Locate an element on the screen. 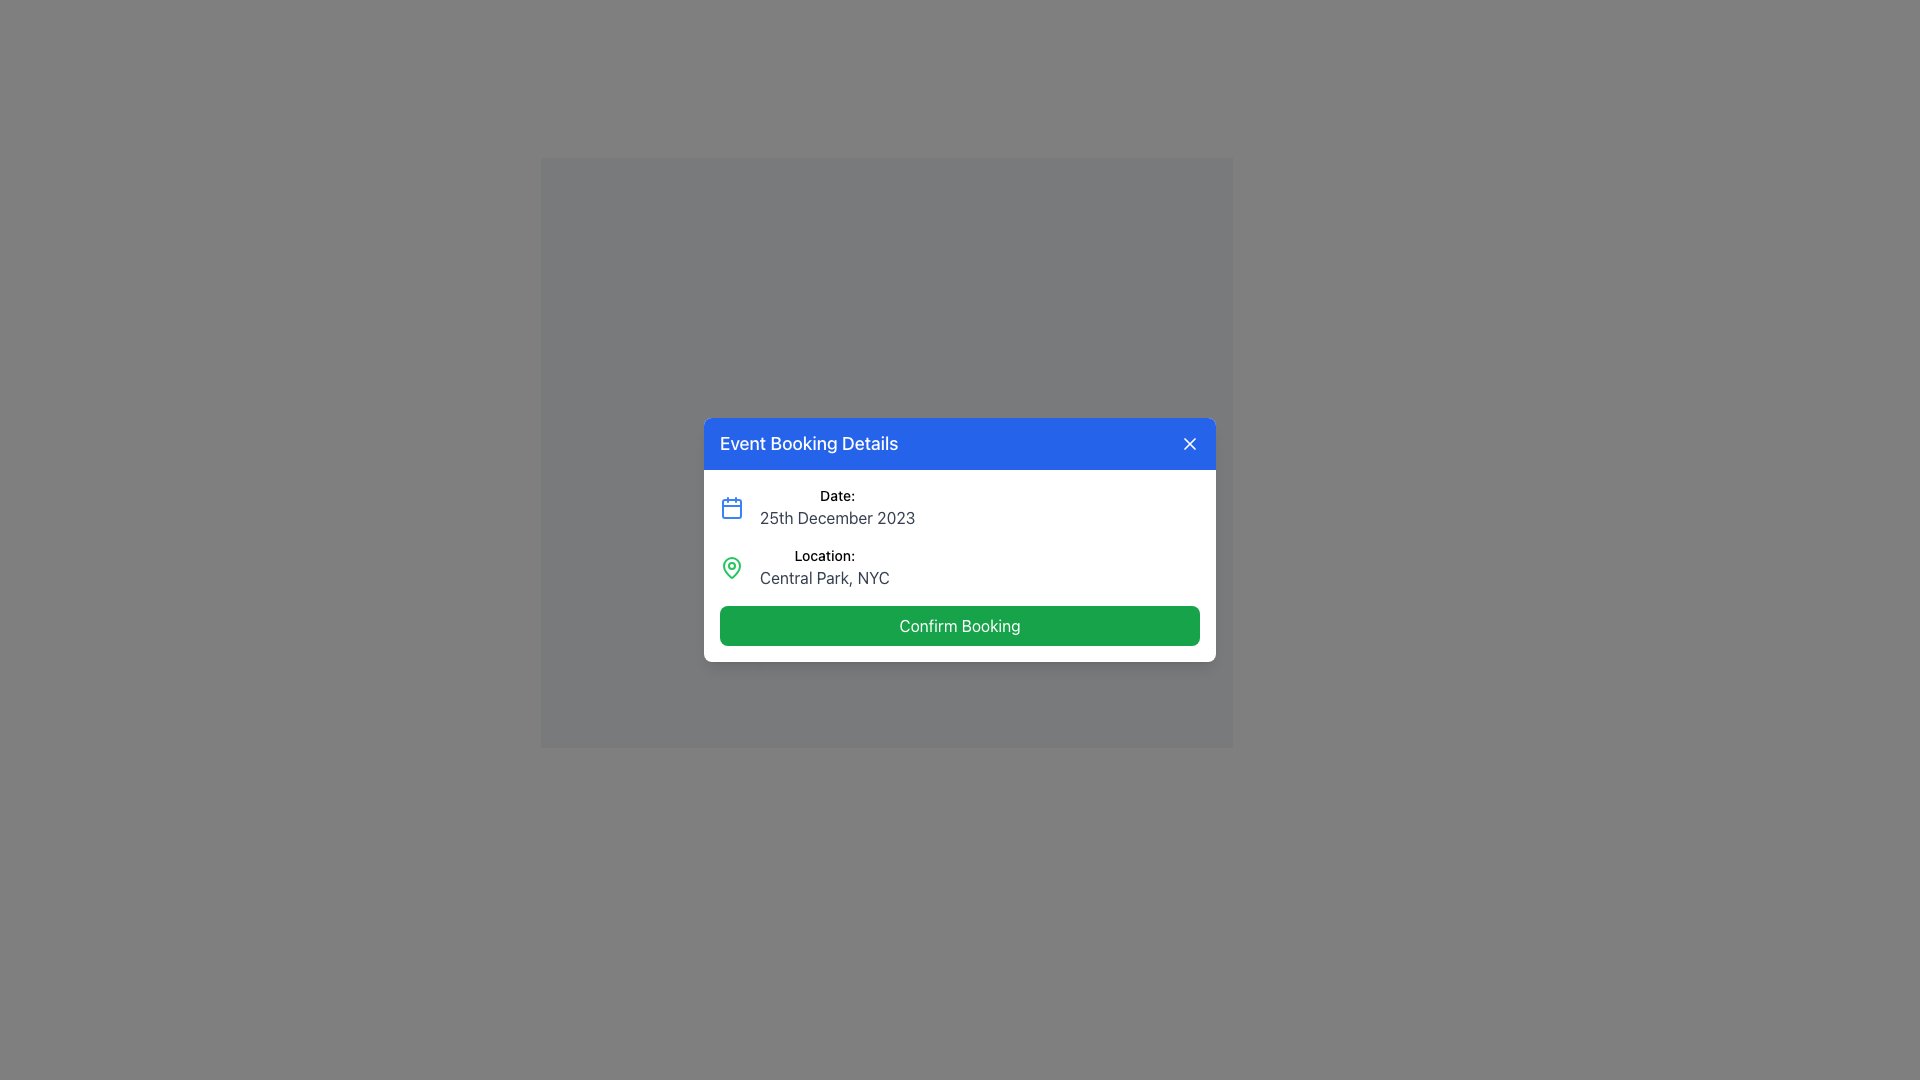 The image size is (1920, 1080). the confirm booking button located at the bottom of the 'Event Booking Details' modal to observe hover effects is located at coordinates (960, 624).